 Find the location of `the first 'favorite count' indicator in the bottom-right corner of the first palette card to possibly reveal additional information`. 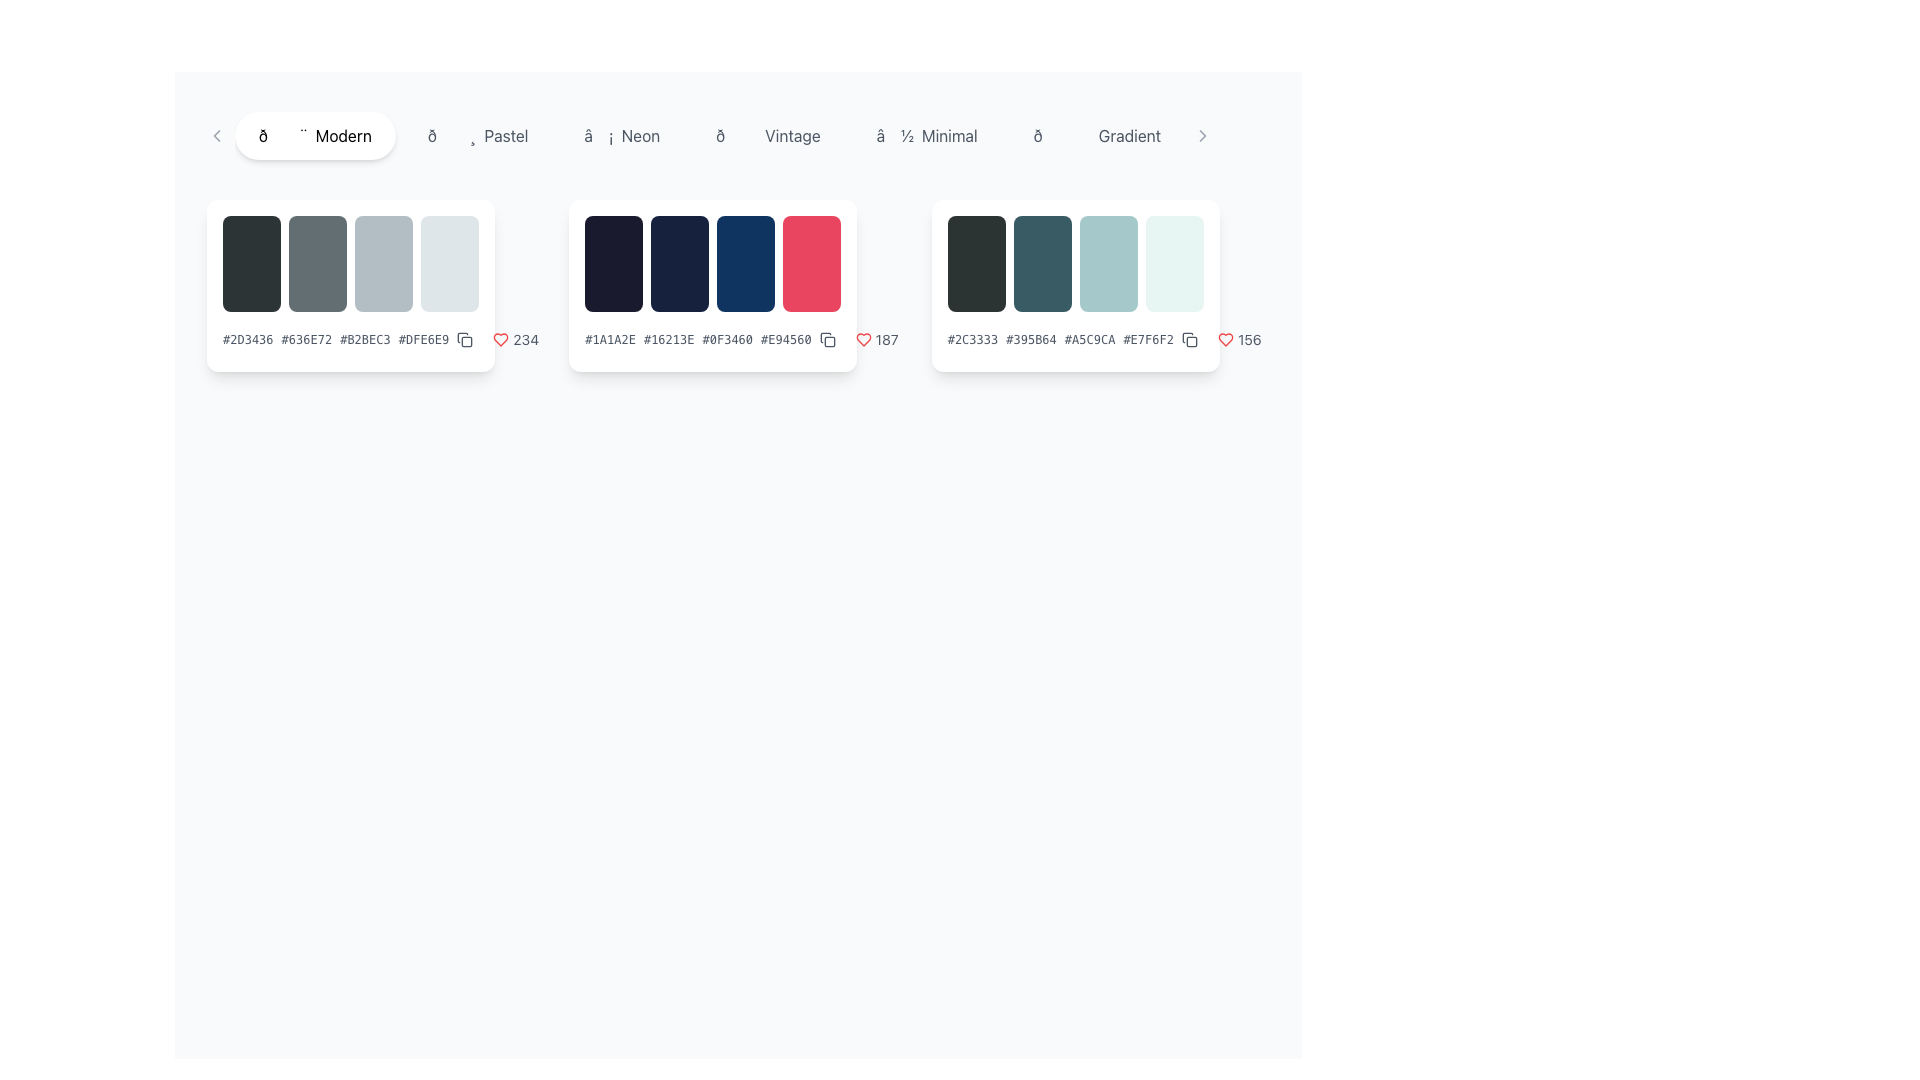

the first 'favorite count' indicator in the bottom-right corner of the first palette card to possibly reveal additional information is located at coordinates (516, 338).